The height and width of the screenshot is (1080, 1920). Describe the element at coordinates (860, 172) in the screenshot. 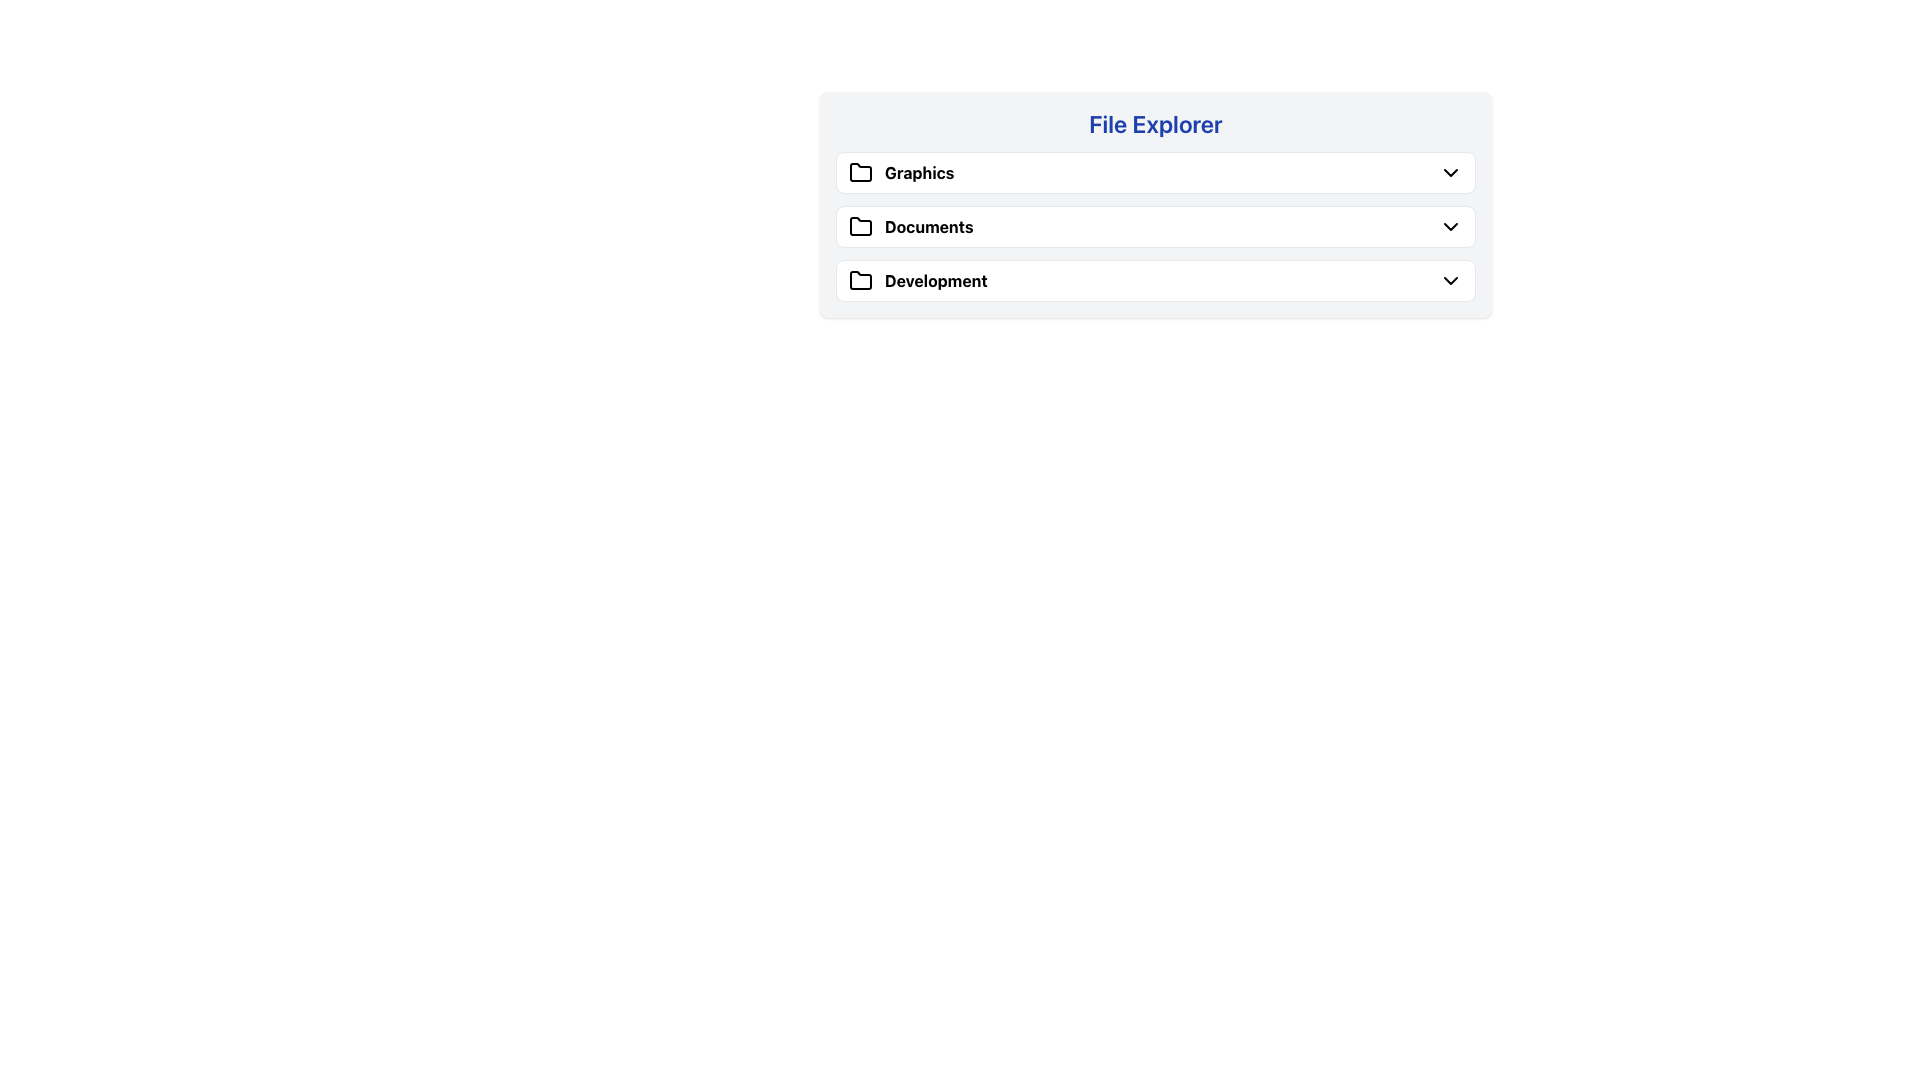

I see `the folder icon representing the 'Graphics' label within the 'File Explorer' menu` at that location.